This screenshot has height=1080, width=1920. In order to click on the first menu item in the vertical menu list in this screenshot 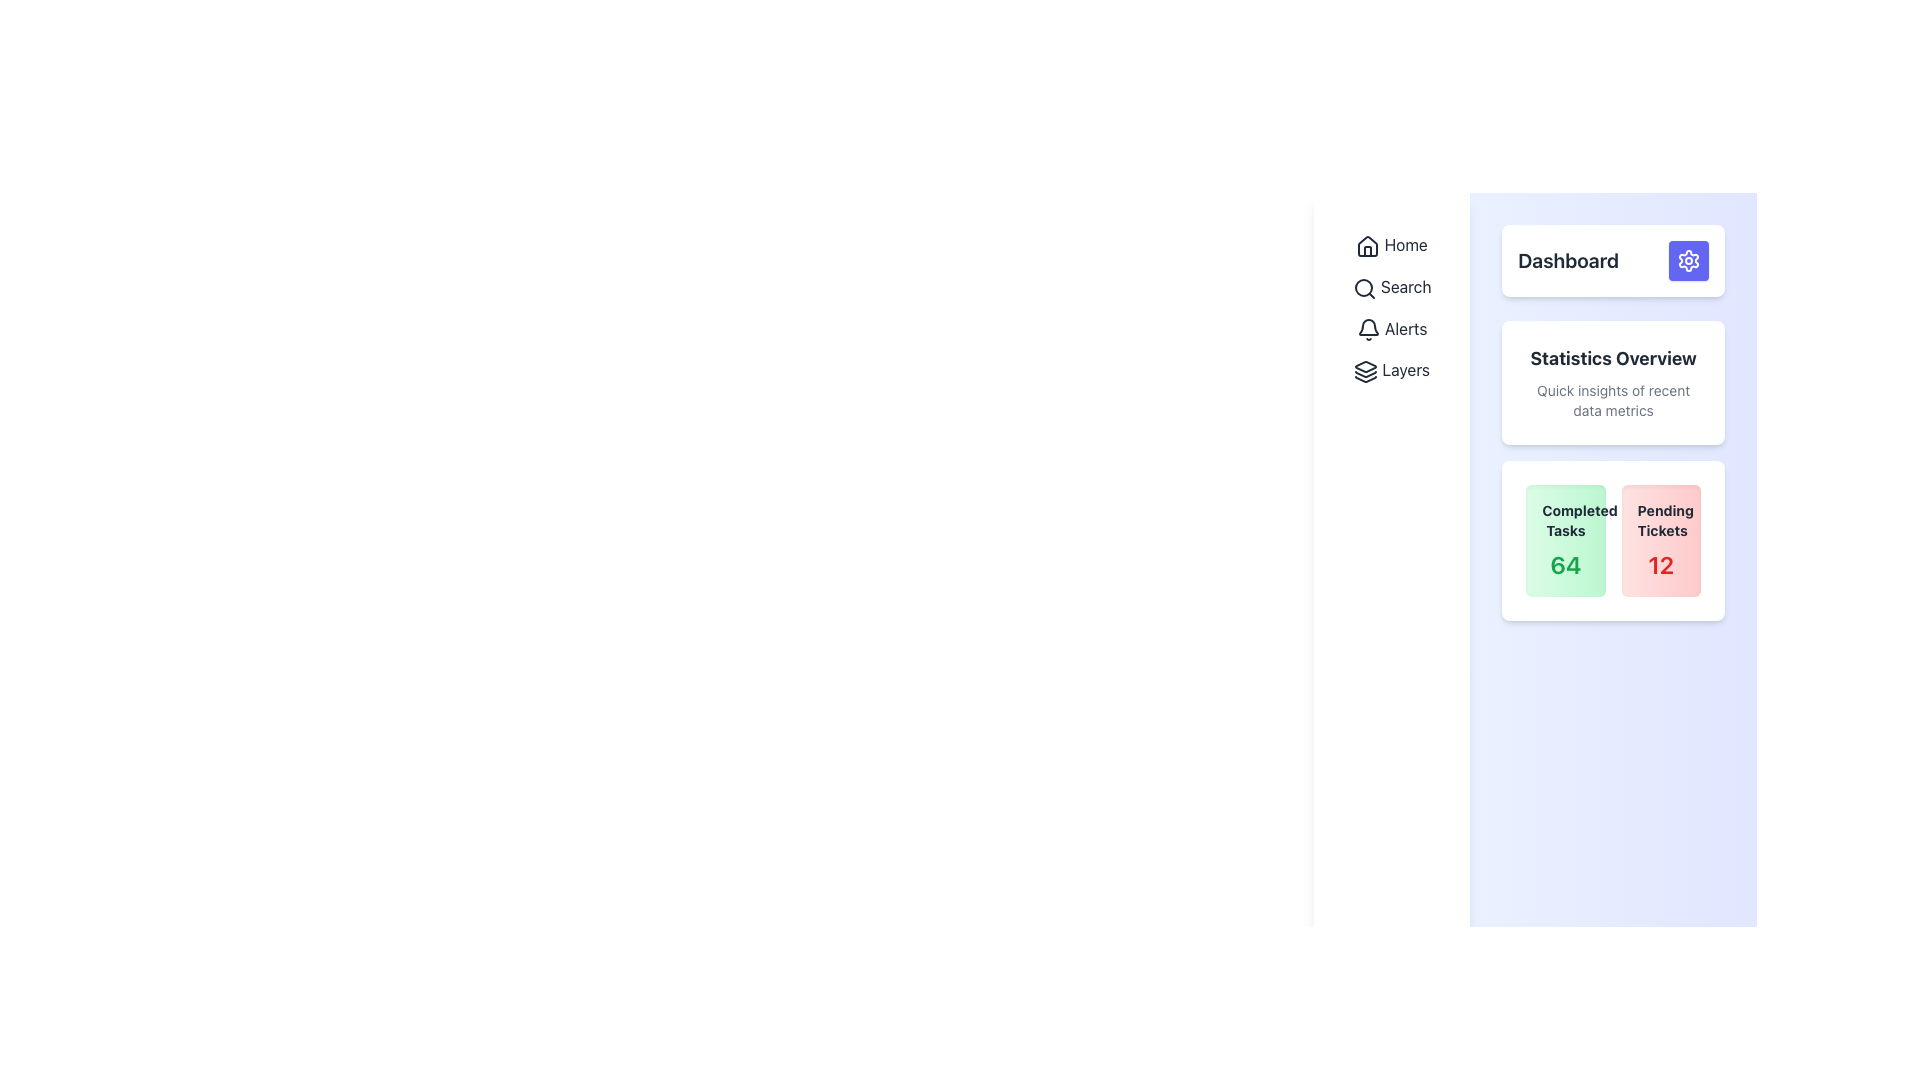, I will do `click(1391, 244)`.